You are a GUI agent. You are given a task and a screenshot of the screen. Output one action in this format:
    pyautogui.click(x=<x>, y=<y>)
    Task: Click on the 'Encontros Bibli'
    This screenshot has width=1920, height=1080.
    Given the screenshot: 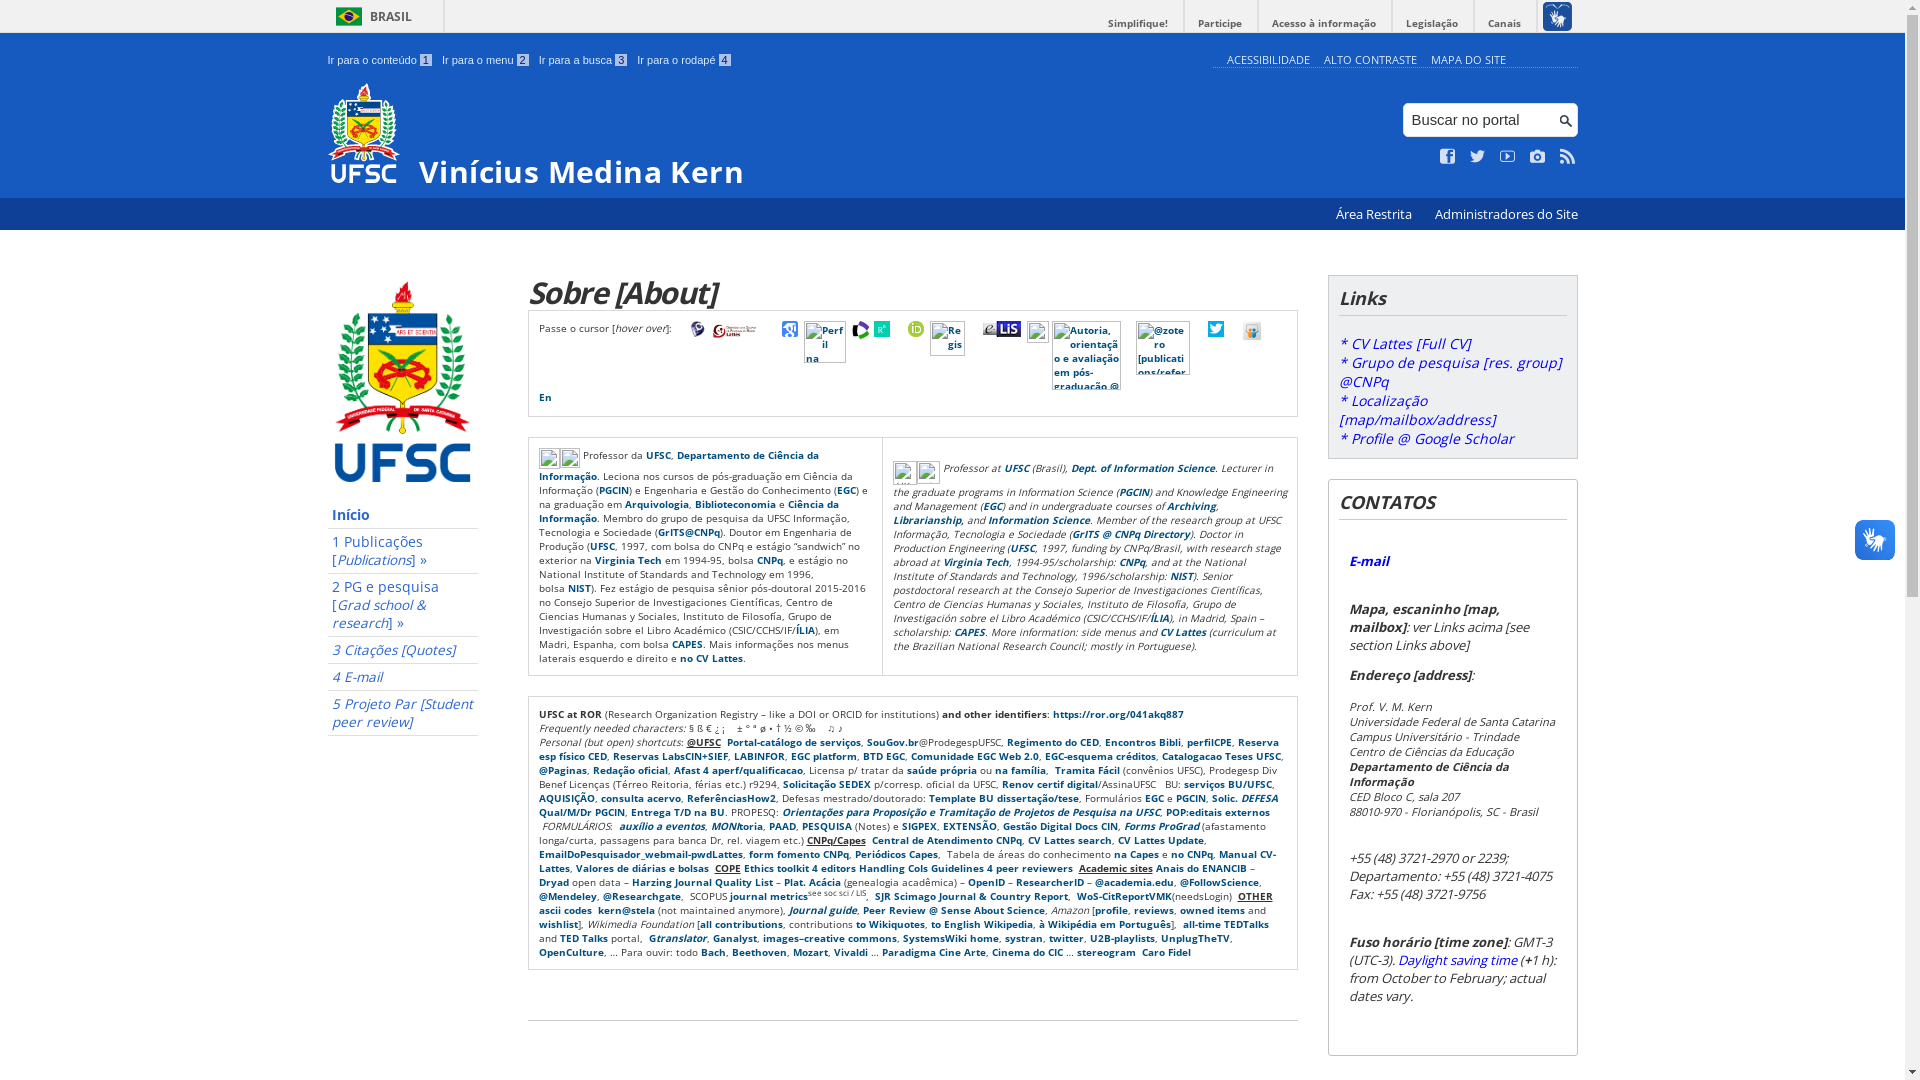 What is the action you would take?
    pyautogui.click(x=1142, y=741)
    